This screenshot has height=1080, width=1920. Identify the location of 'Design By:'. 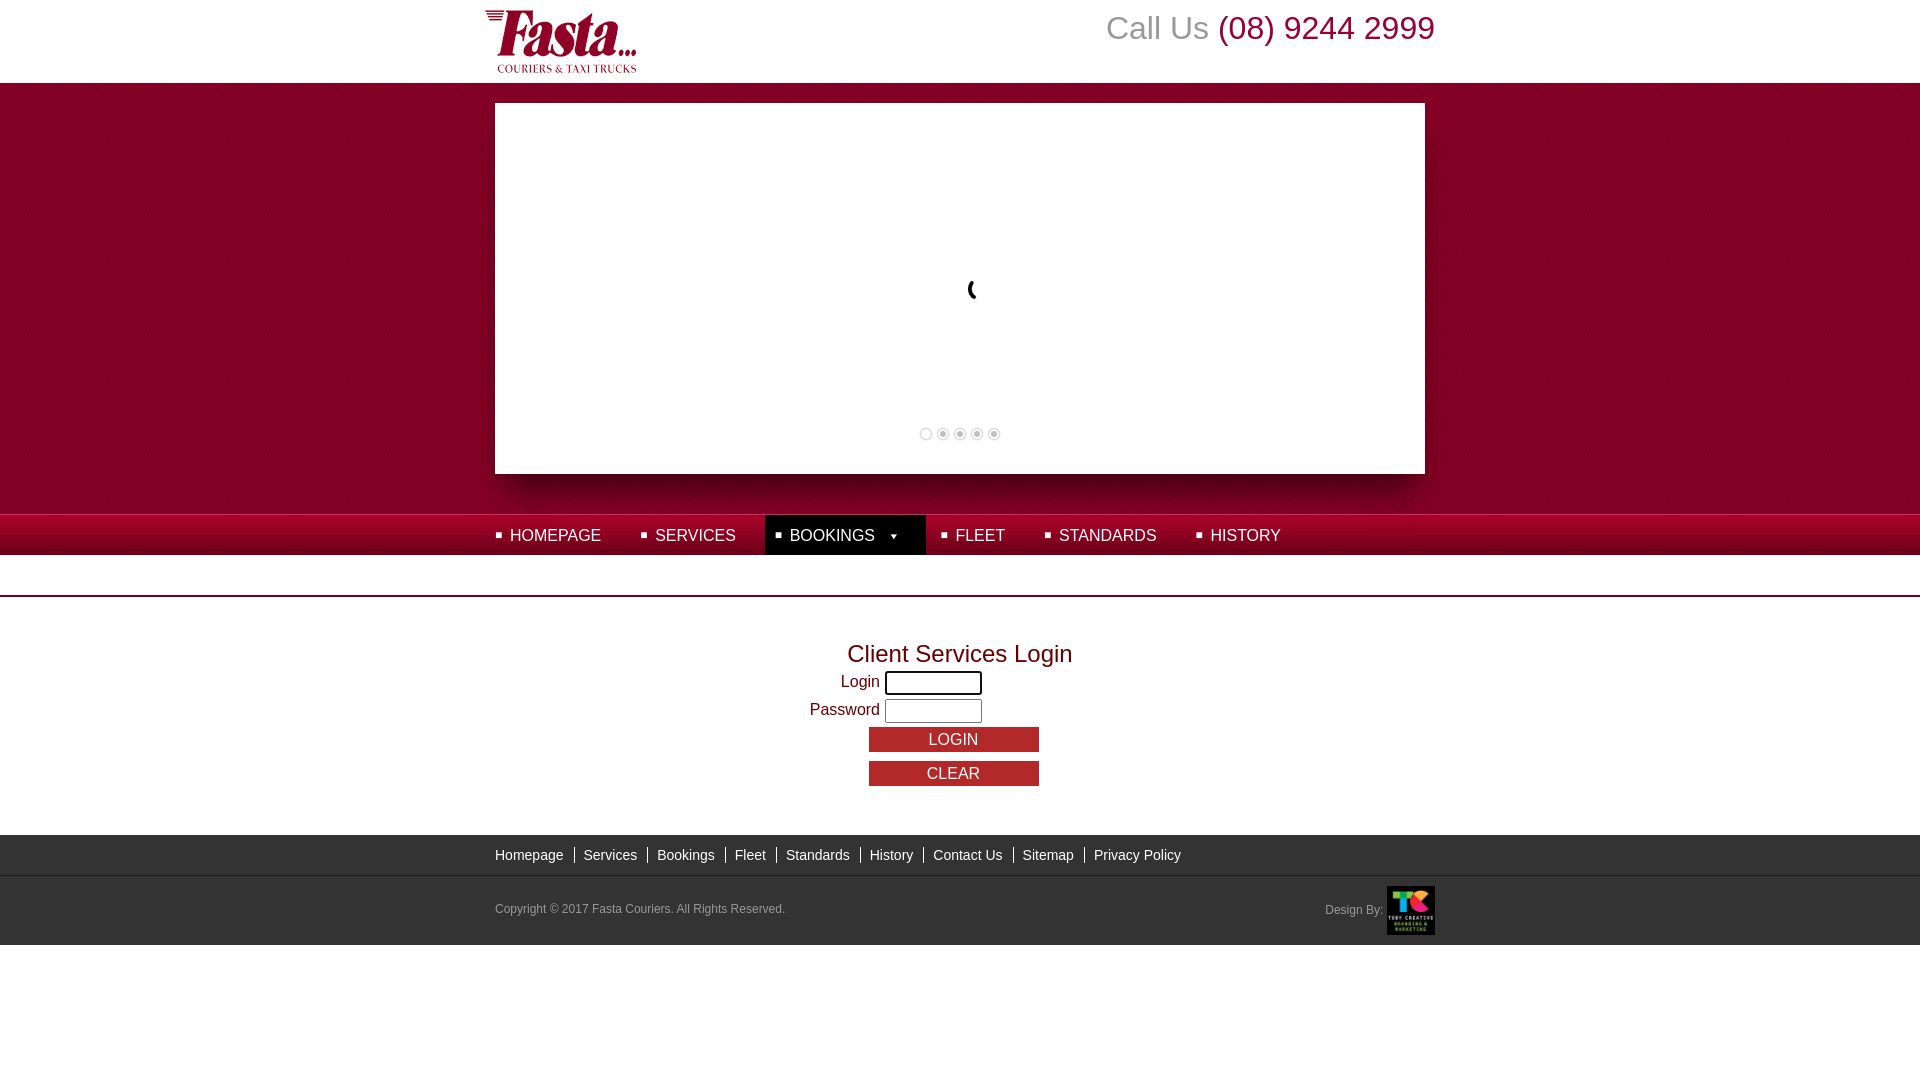
(1379, 910).